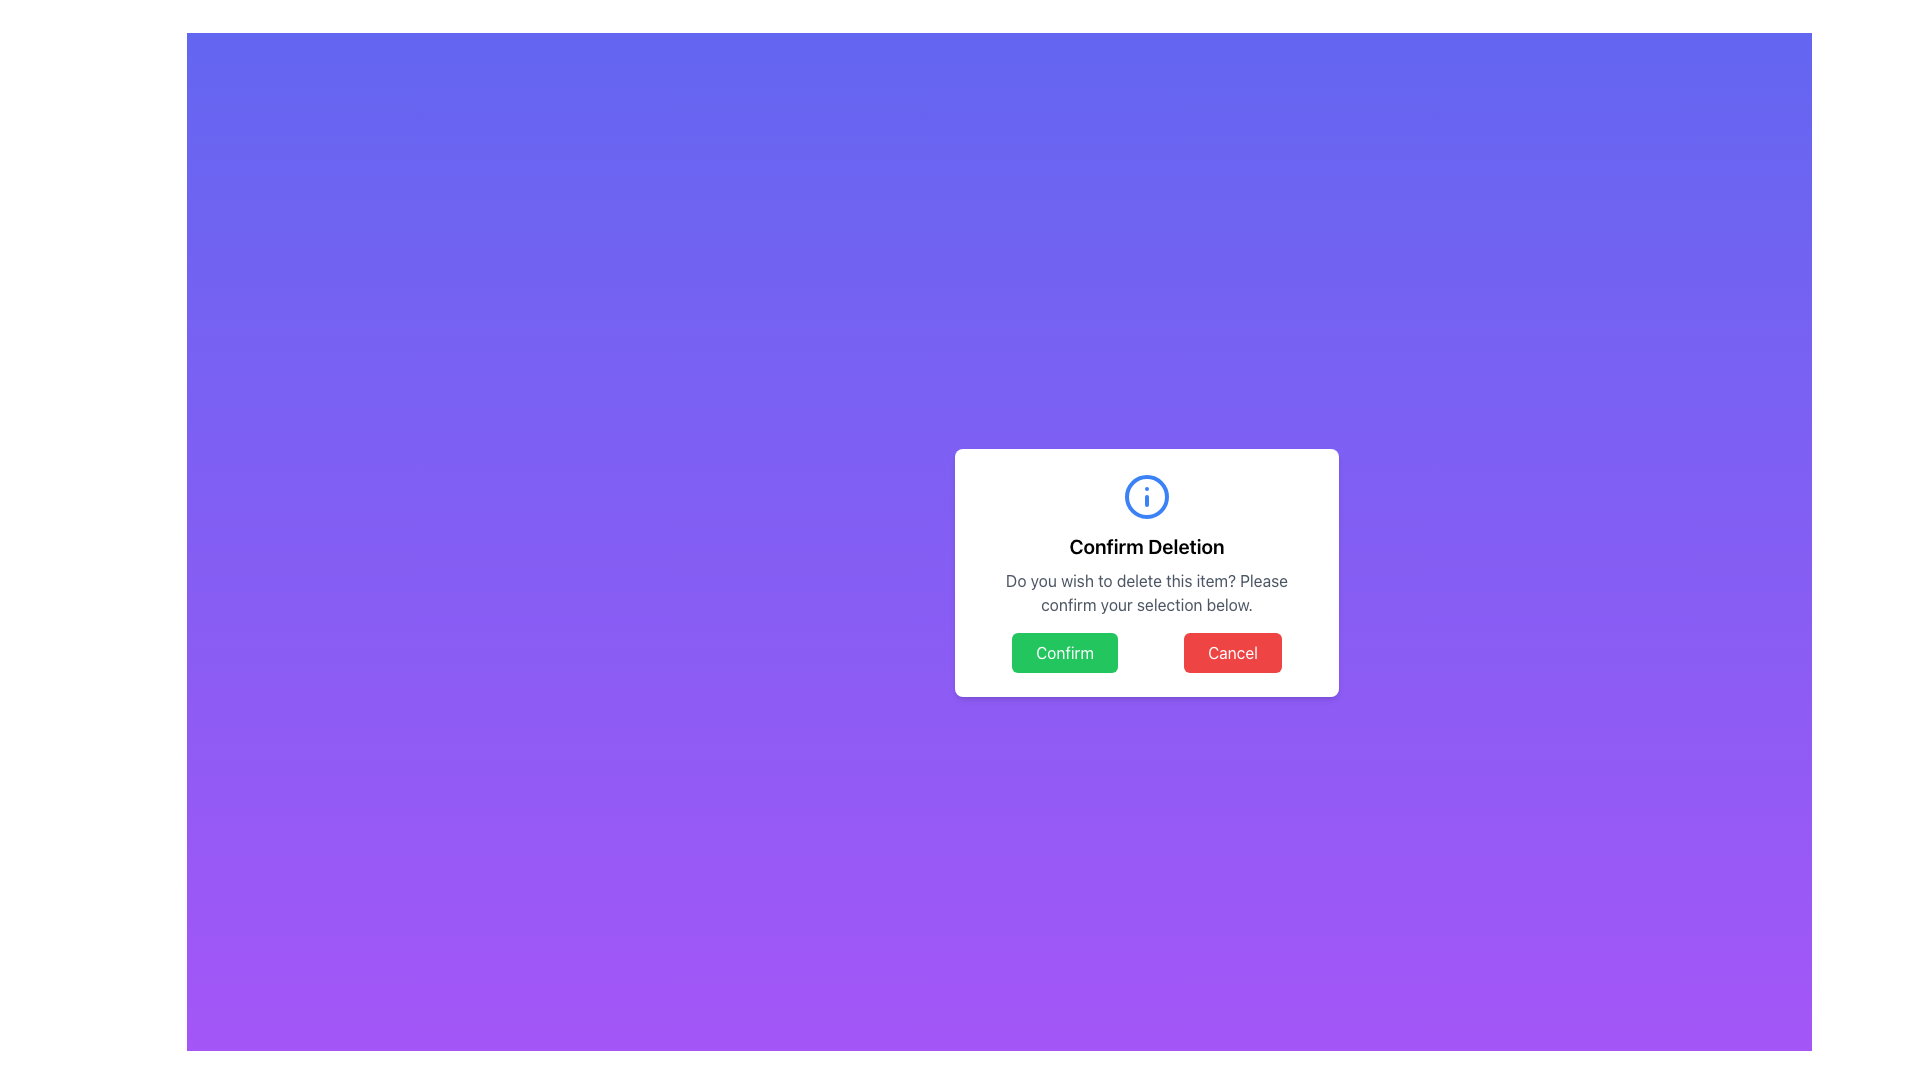 The height and width of the screenshot is (1080, 1920). What do you see at coordinates (1064, 652) in the screenshot?
I see `the green 'Confirm' button` at bounding box center [1064, 652].